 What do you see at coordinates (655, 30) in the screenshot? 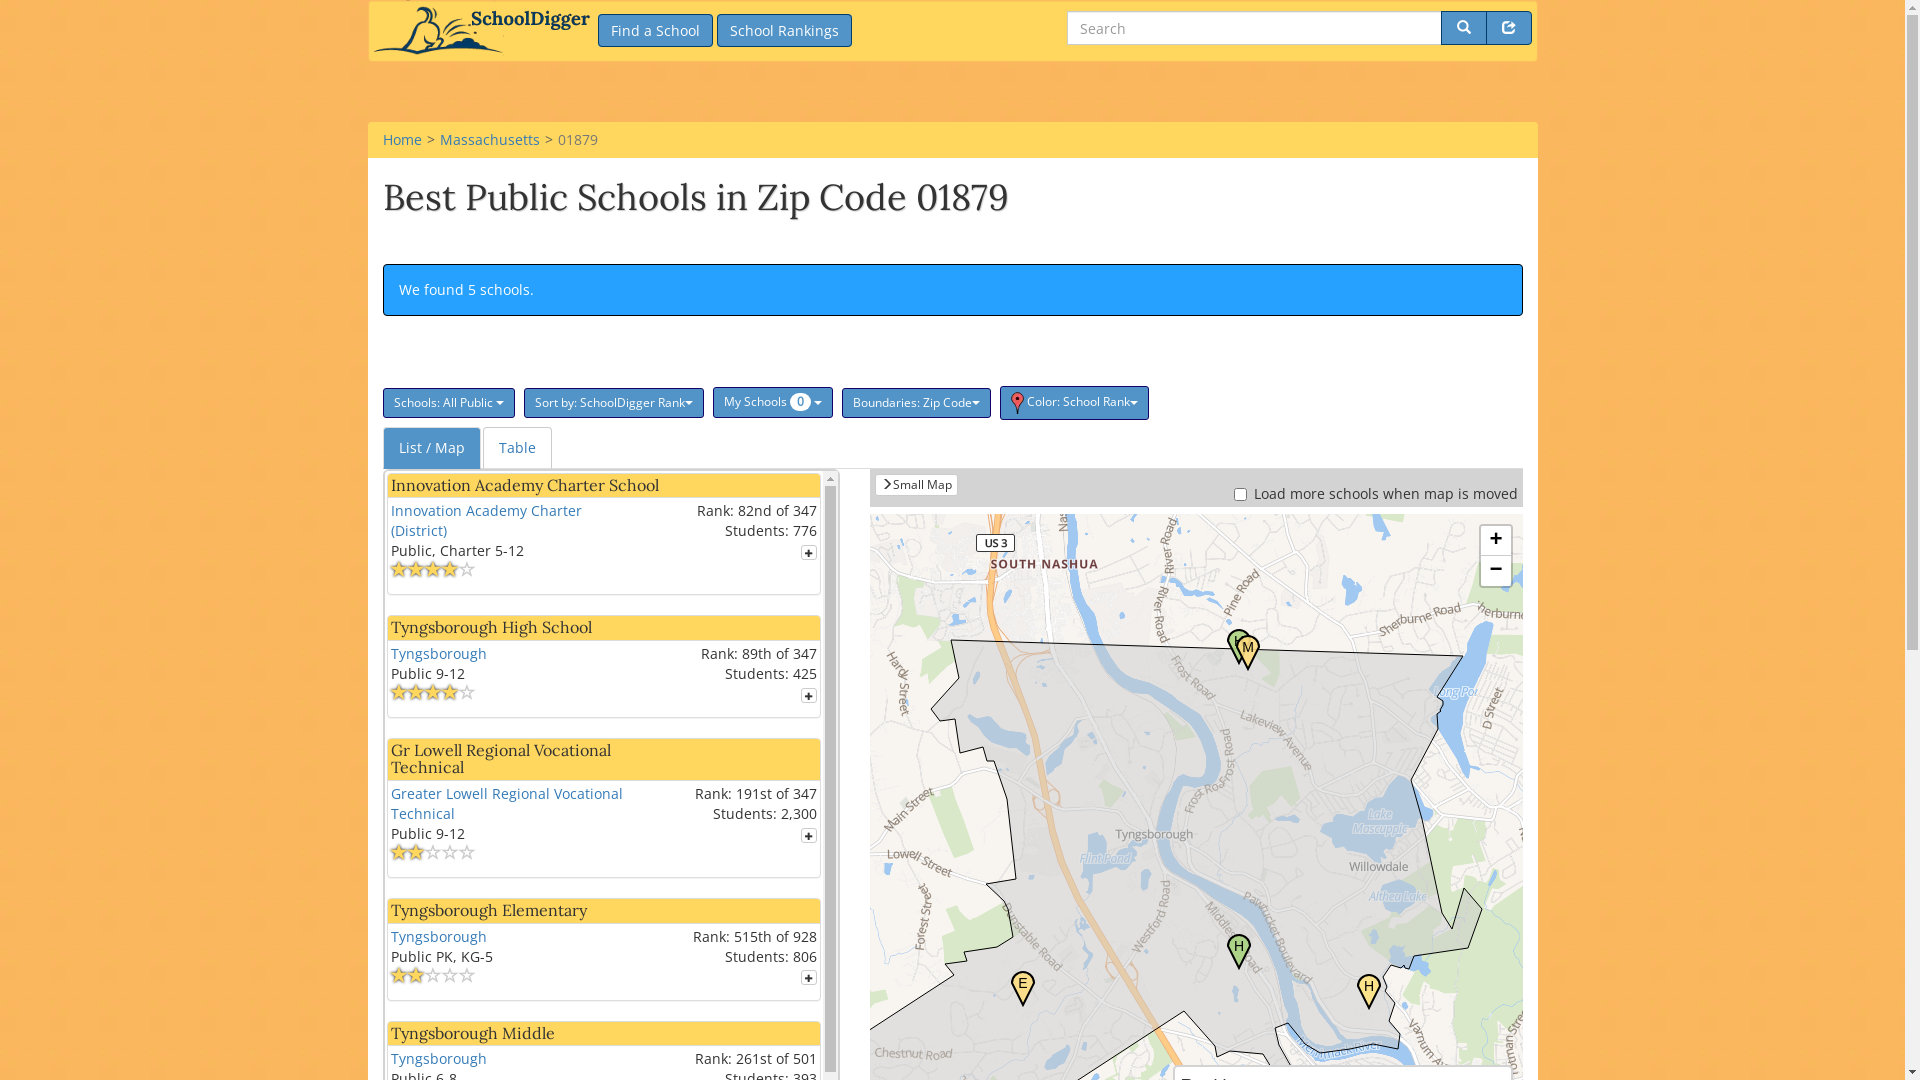
I see `'Find a School'` at bounding box center [655, 30].